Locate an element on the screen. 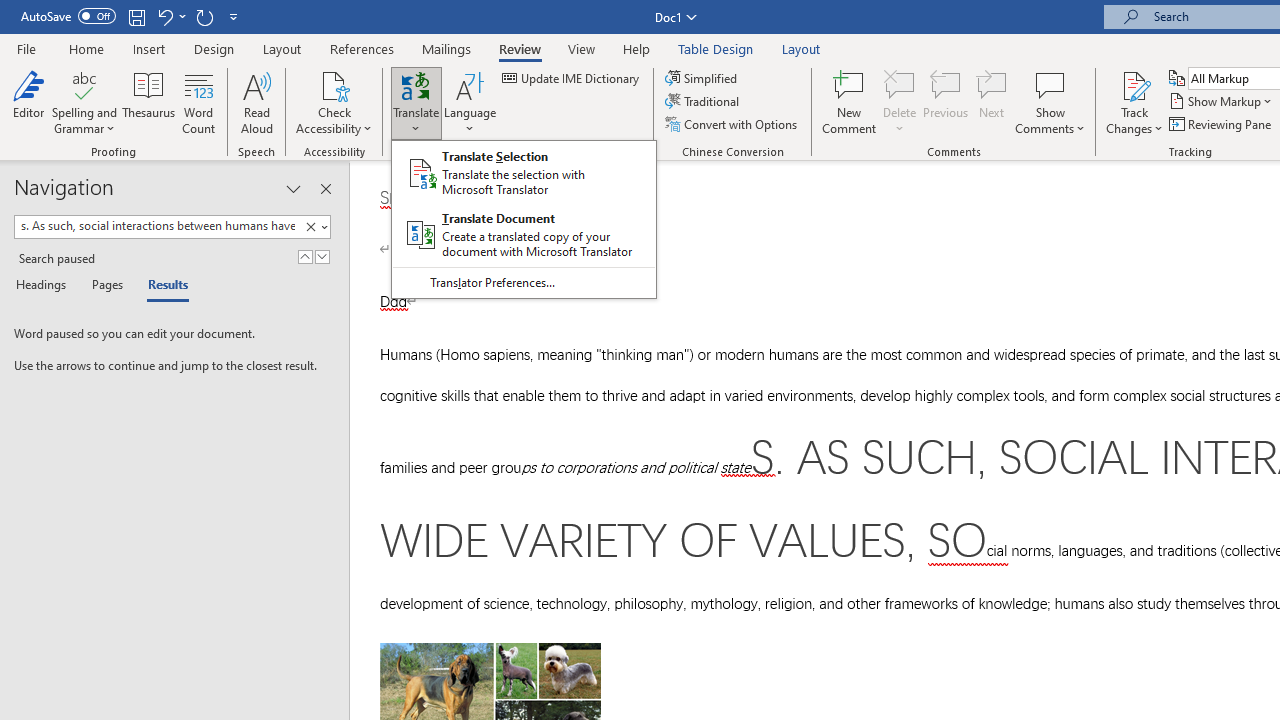 The width and height of the screenshot is (1280, 720). 'Convert with Options...' is located at coordinates (731, 124).